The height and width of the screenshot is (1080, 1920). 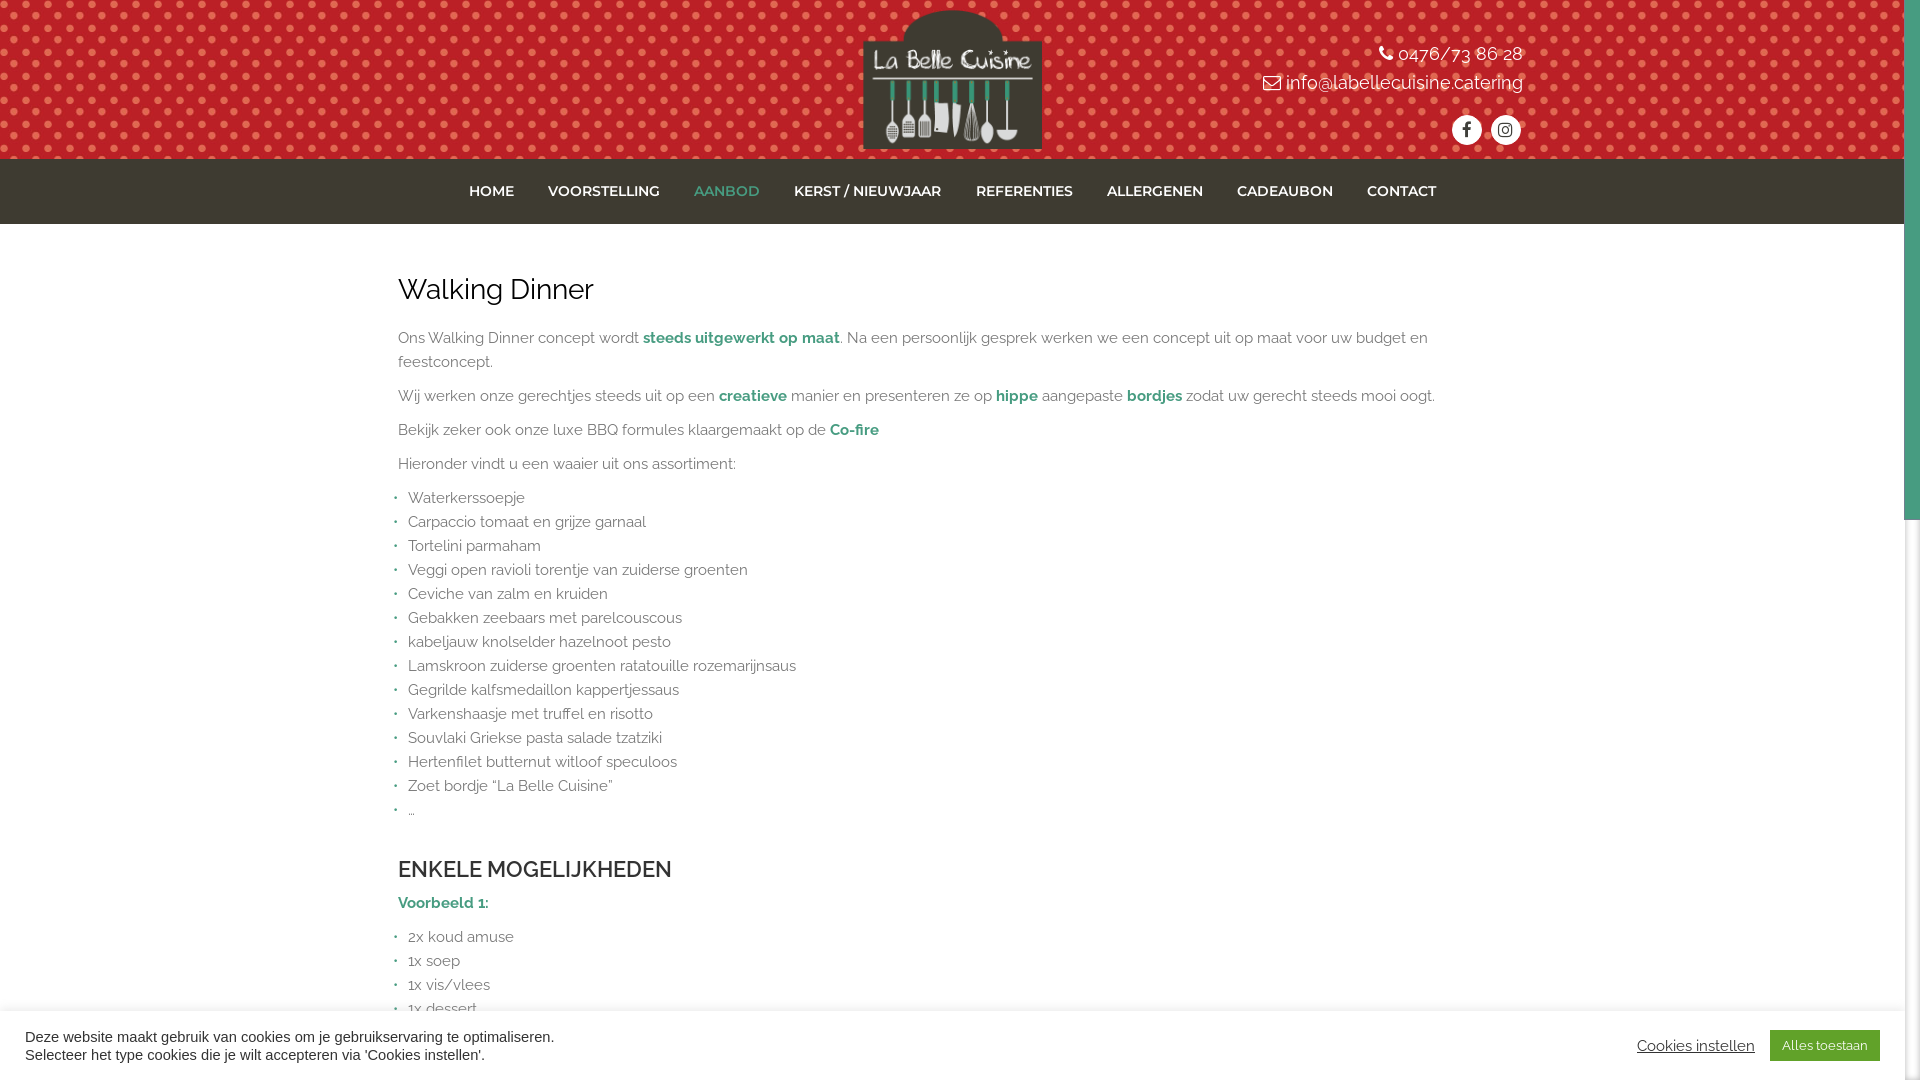 What do you see at coordinates (1824, 1044) in the screenshot?
I see `'Alles toestaan'` at bounding box center [1824, 1044].